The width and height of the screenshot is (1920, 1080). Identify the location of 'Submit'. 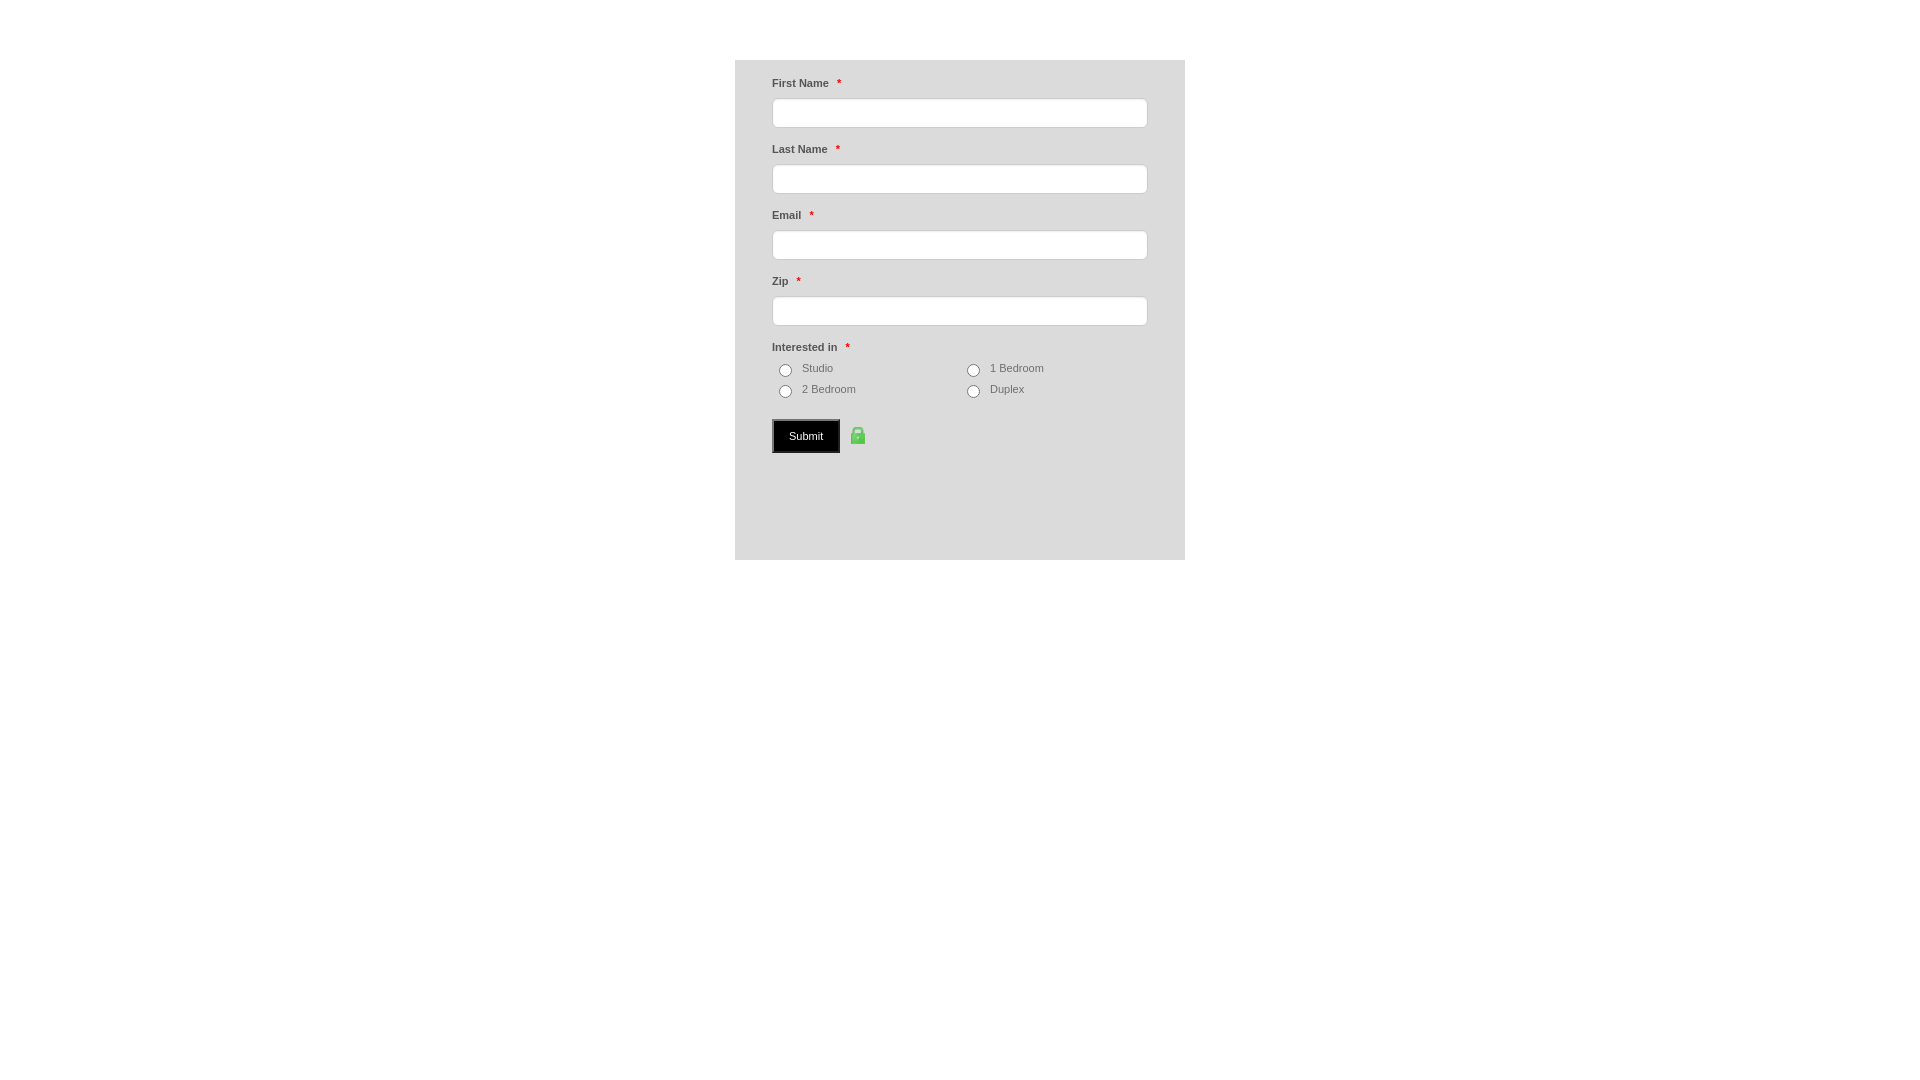
(806, 434).